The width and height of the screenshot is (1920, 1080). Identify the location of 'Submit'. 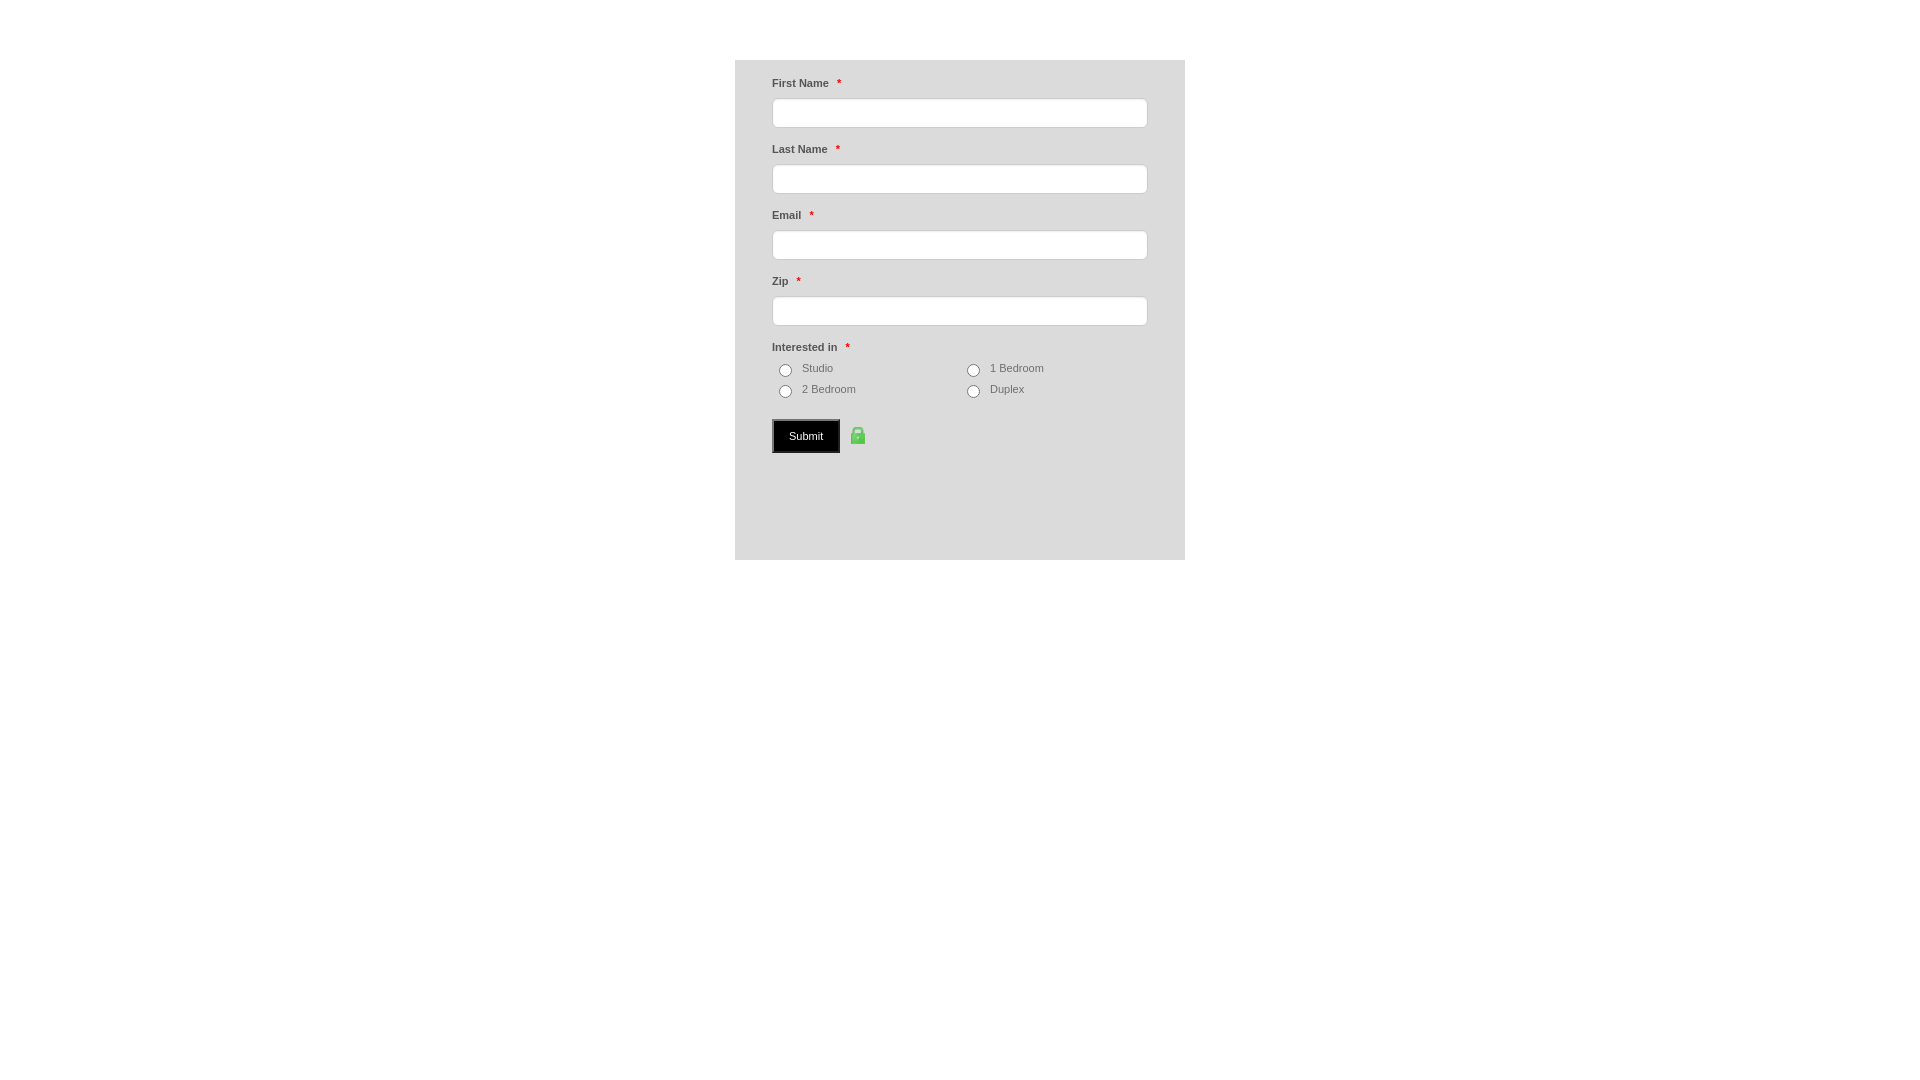
(806, 434).